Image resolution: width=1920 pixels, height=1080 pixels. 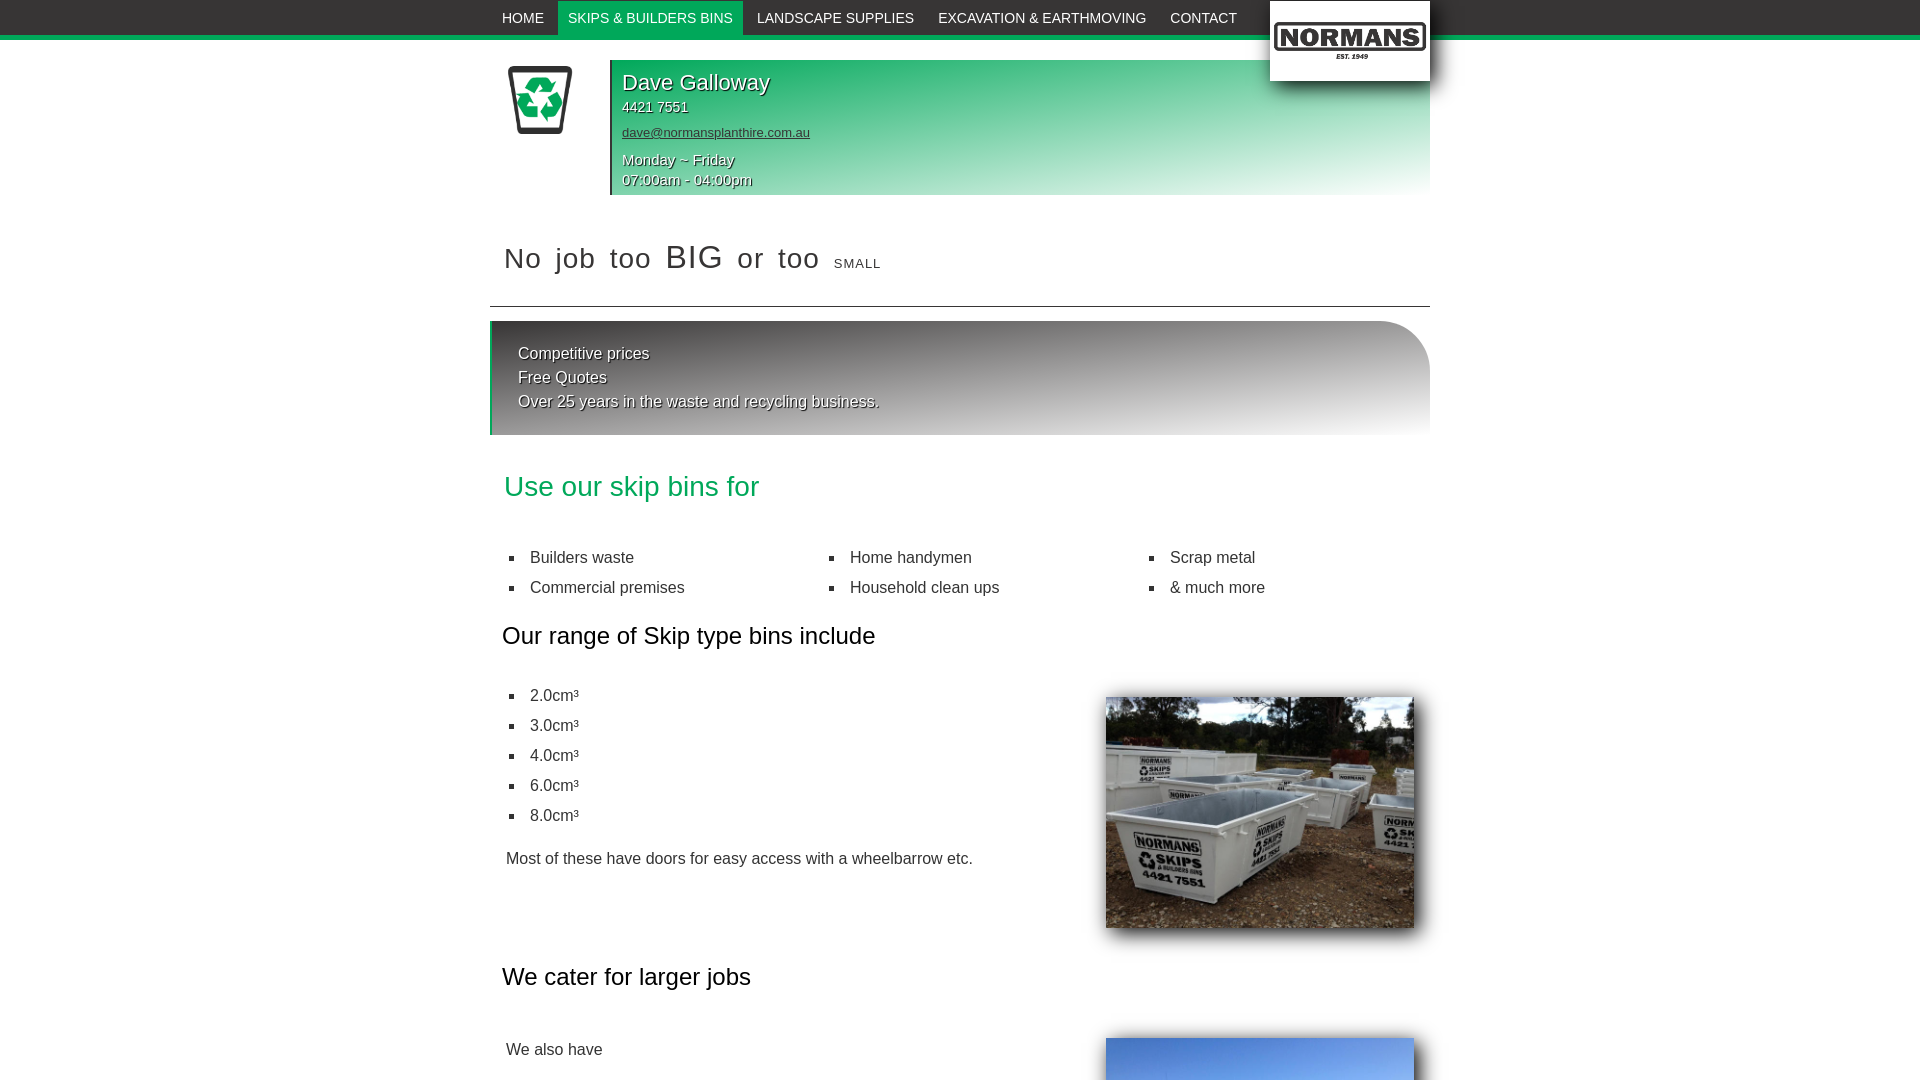 I want to click on 'SKIPS & BUILDERS BINS', so click(x=557, y=18).